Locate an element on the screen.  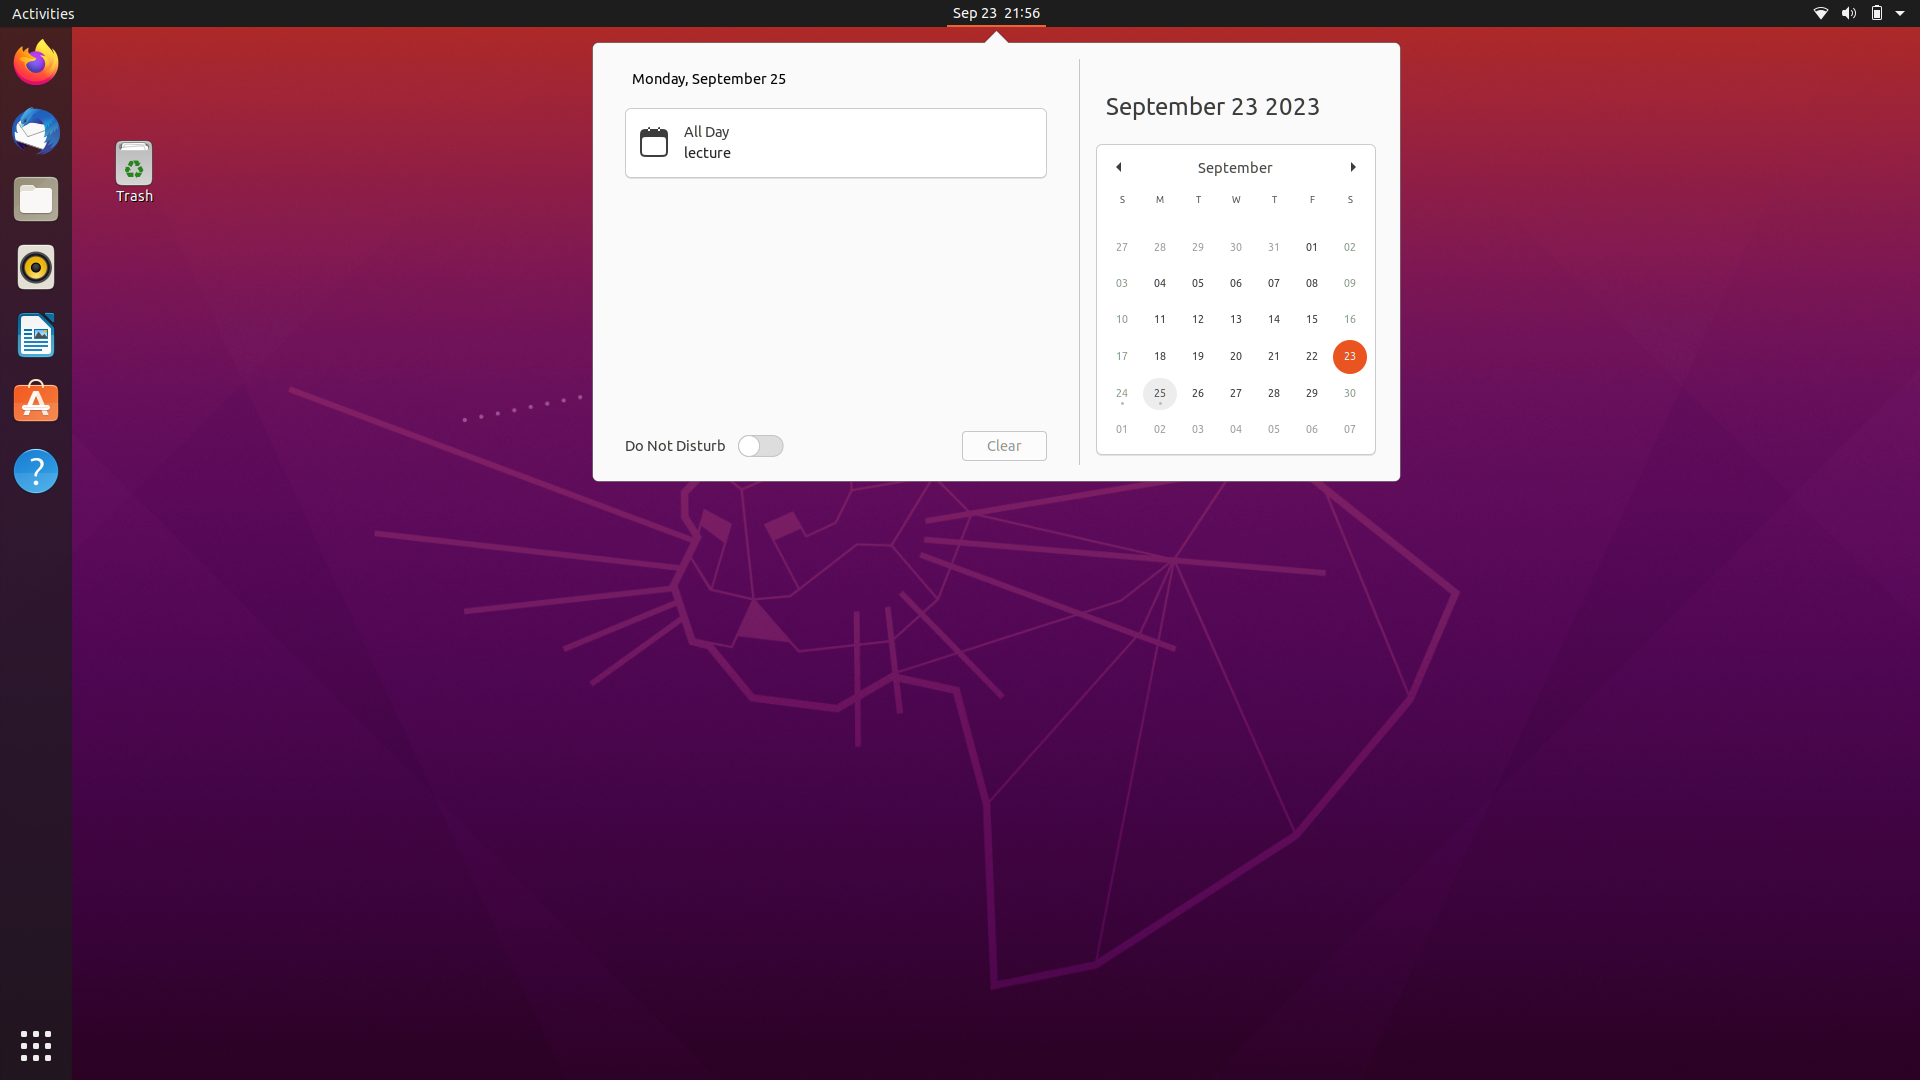
Check the events planned for the proceeding month is located at coordinates (1353, 164).